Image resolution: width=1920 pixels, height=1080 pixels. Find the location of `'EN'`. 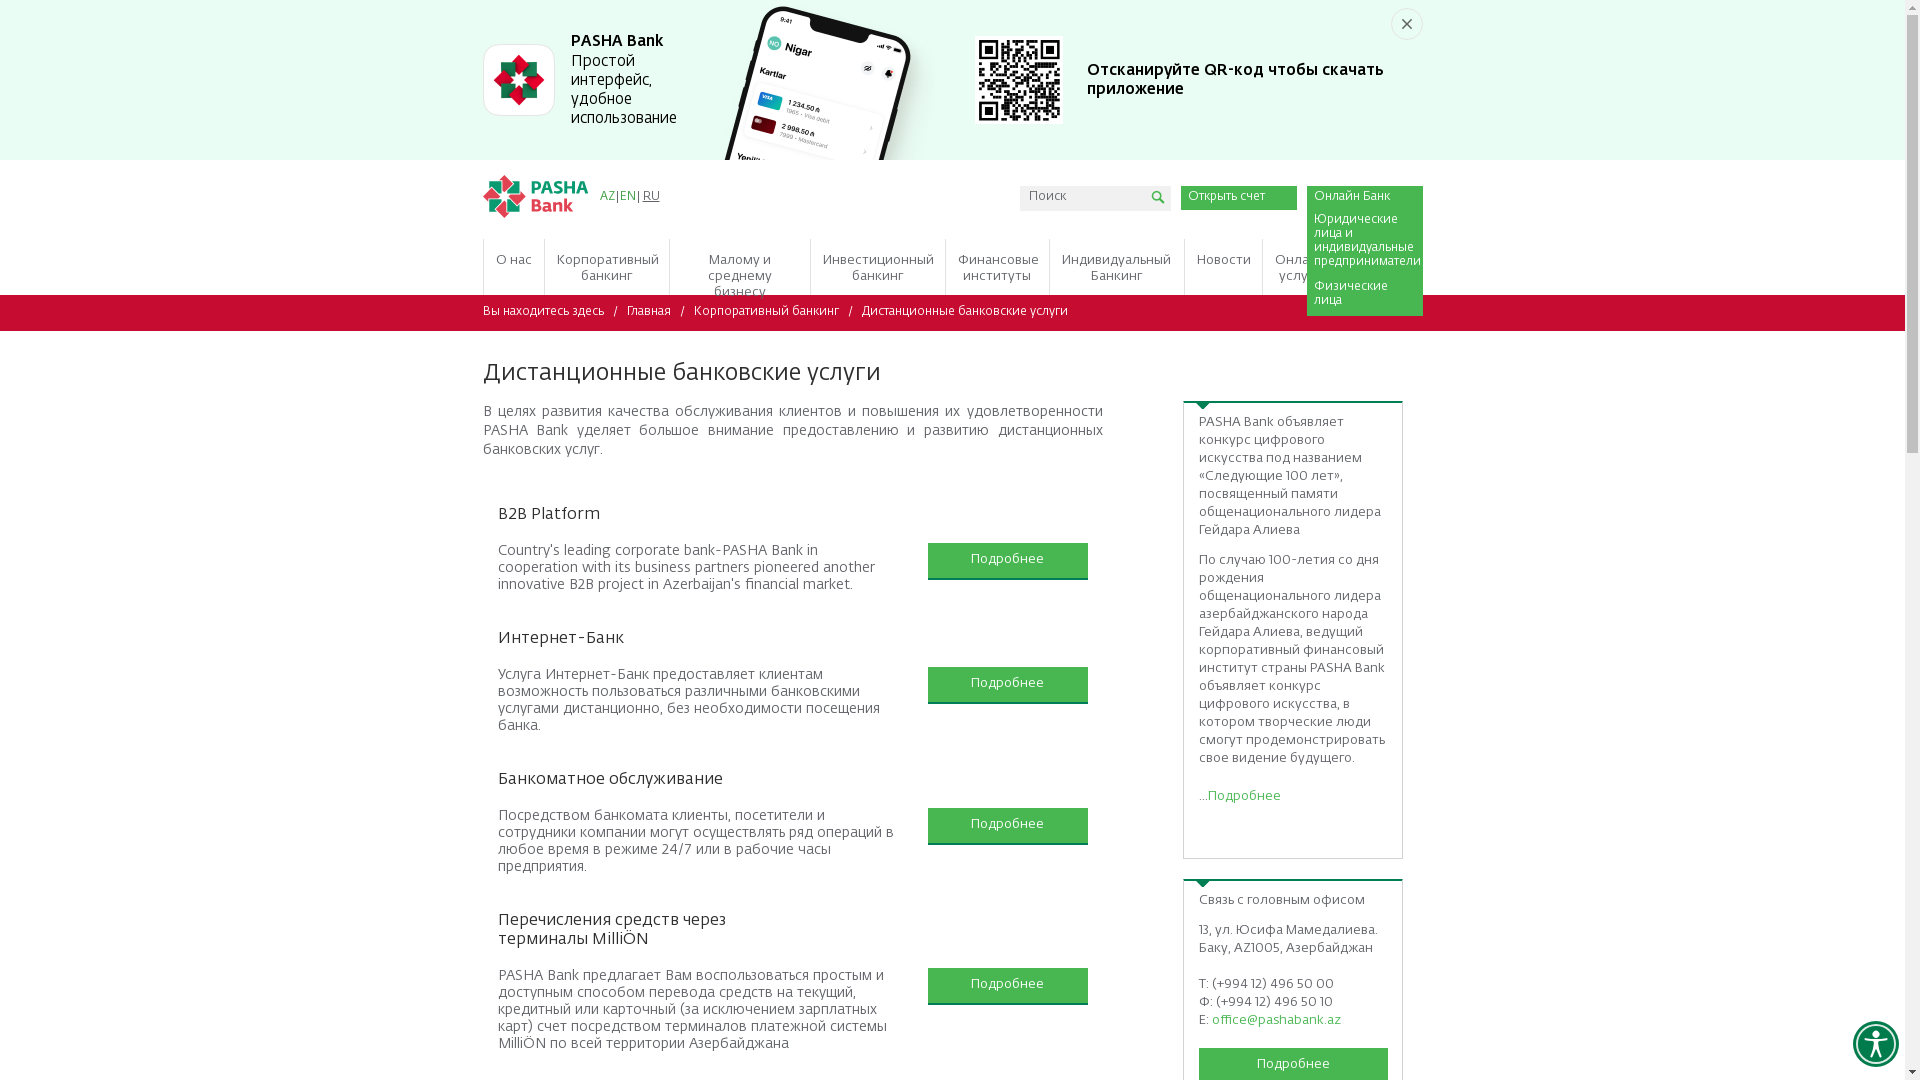

'EN' is located at coordinates (626, 196).